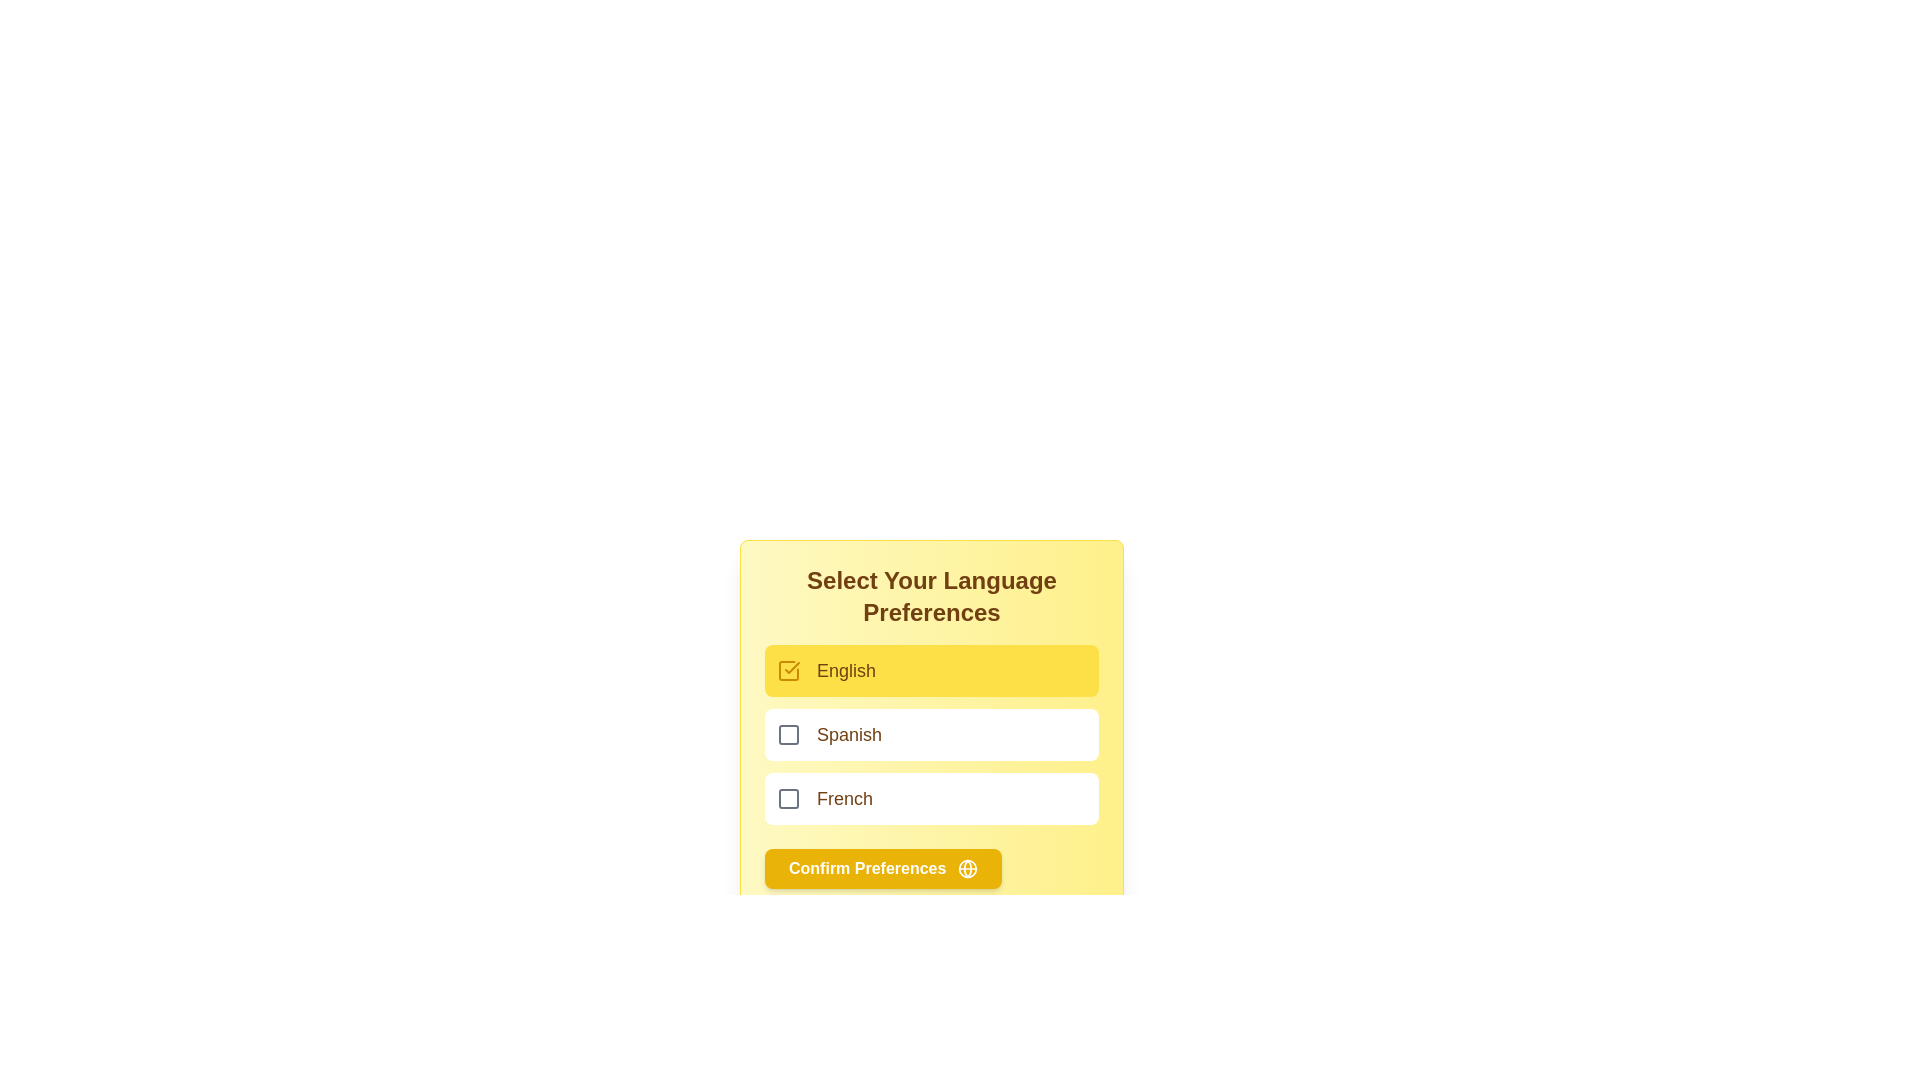  Describe the element at coordinates (930, 735) in the screenshot. I see `on the 'Spanish' language checkbox` at that location.